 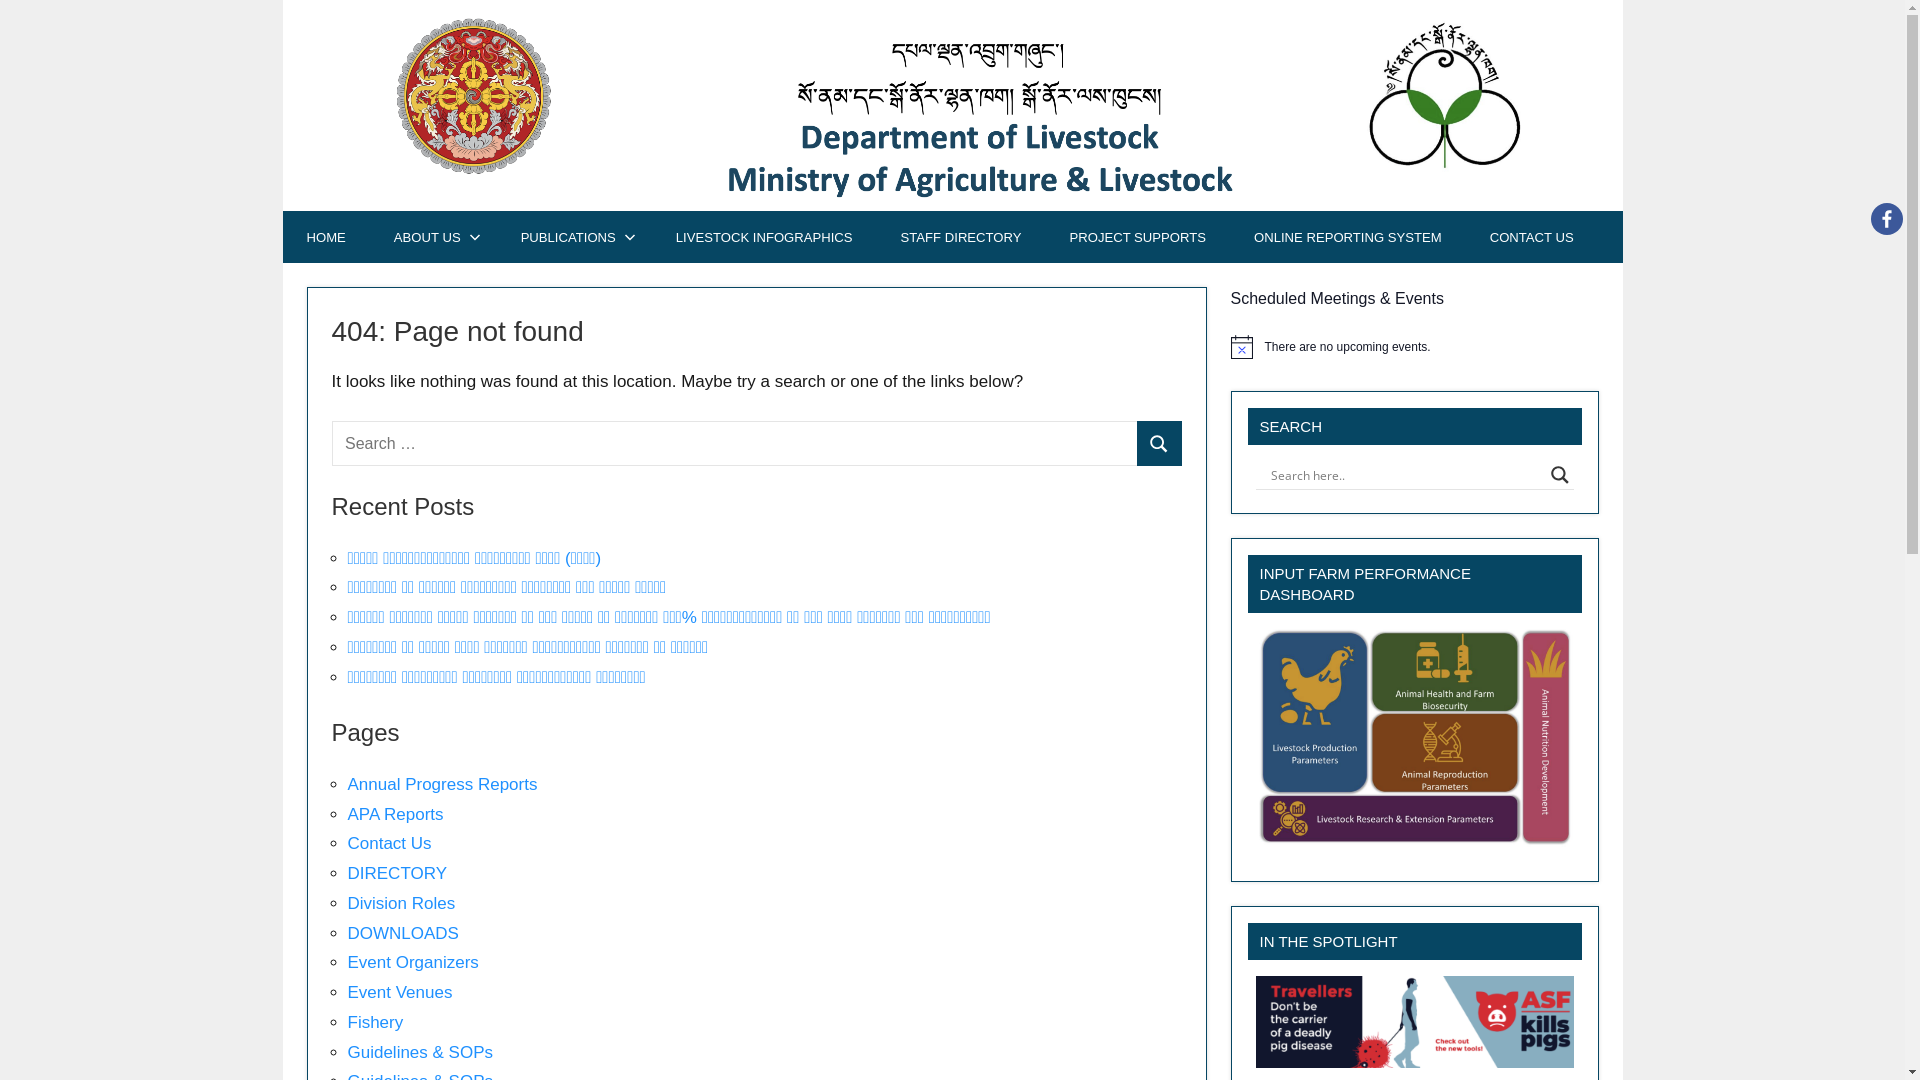 I want to click on 'In the Spotlight', so click(x=1414, y=1022).